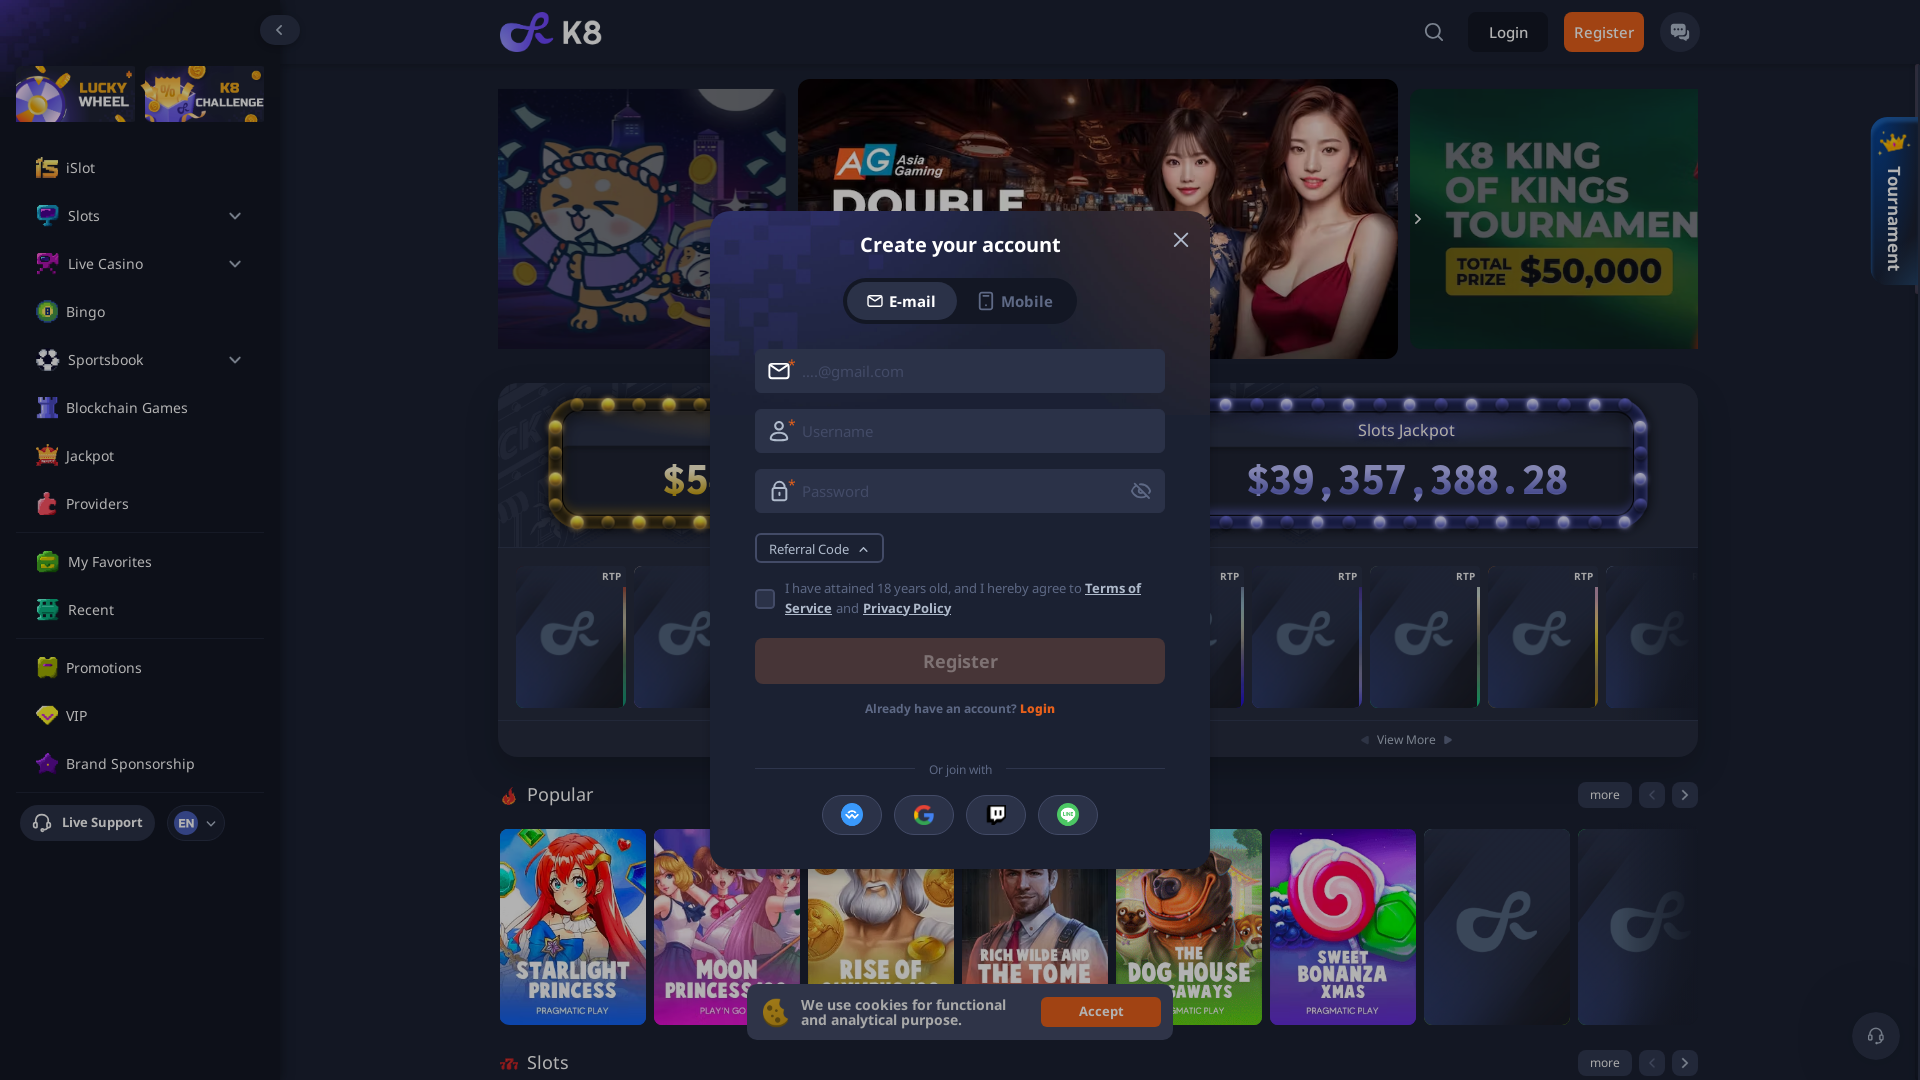  I want to click on 'Sherwood Coins: Hold and Win', so click(1424, 636).